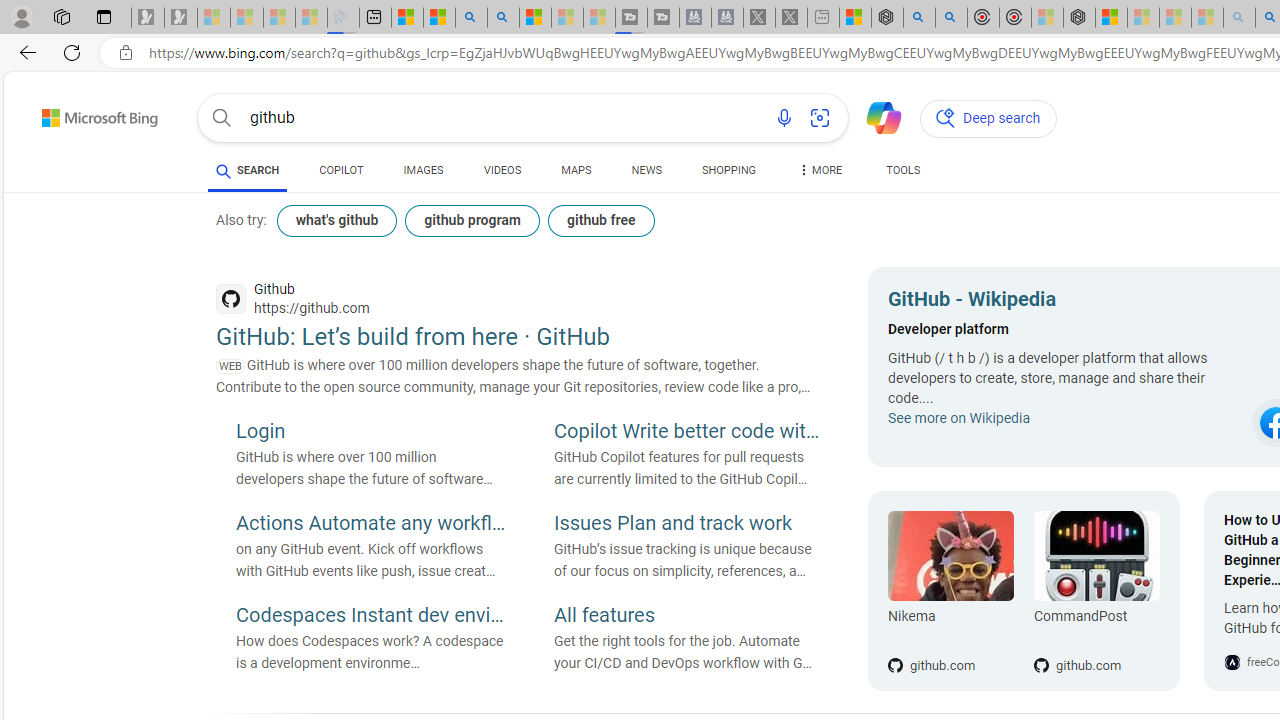 Image resolution: width=1280 pixels, height=720 pixels. I want to click on 'NEWS', so click(646, 170).